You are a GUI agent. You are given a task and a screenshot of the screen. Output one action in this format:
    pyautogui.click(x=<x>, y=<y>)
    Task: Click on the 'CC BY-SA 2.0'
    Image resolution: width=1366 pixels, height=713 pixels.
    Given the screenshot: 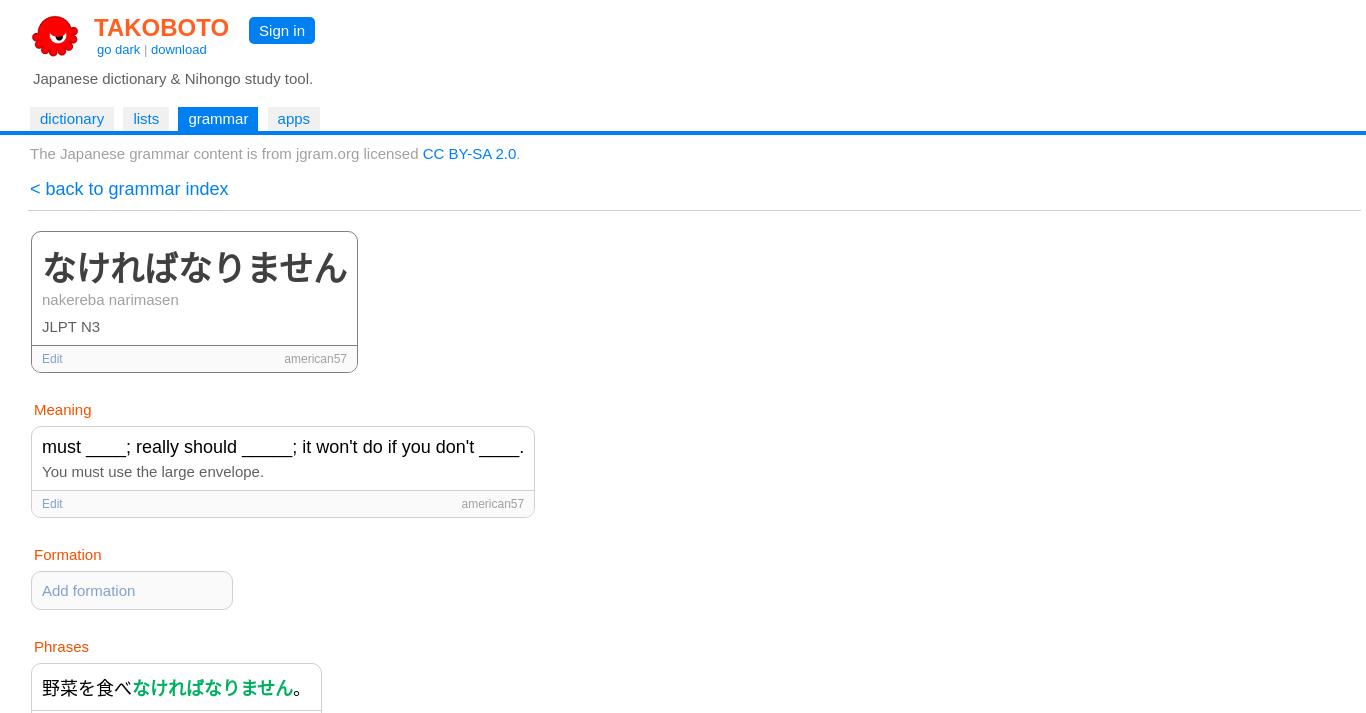 What is the action you would take?
    pyautogui.click(x=420, y=153)
    